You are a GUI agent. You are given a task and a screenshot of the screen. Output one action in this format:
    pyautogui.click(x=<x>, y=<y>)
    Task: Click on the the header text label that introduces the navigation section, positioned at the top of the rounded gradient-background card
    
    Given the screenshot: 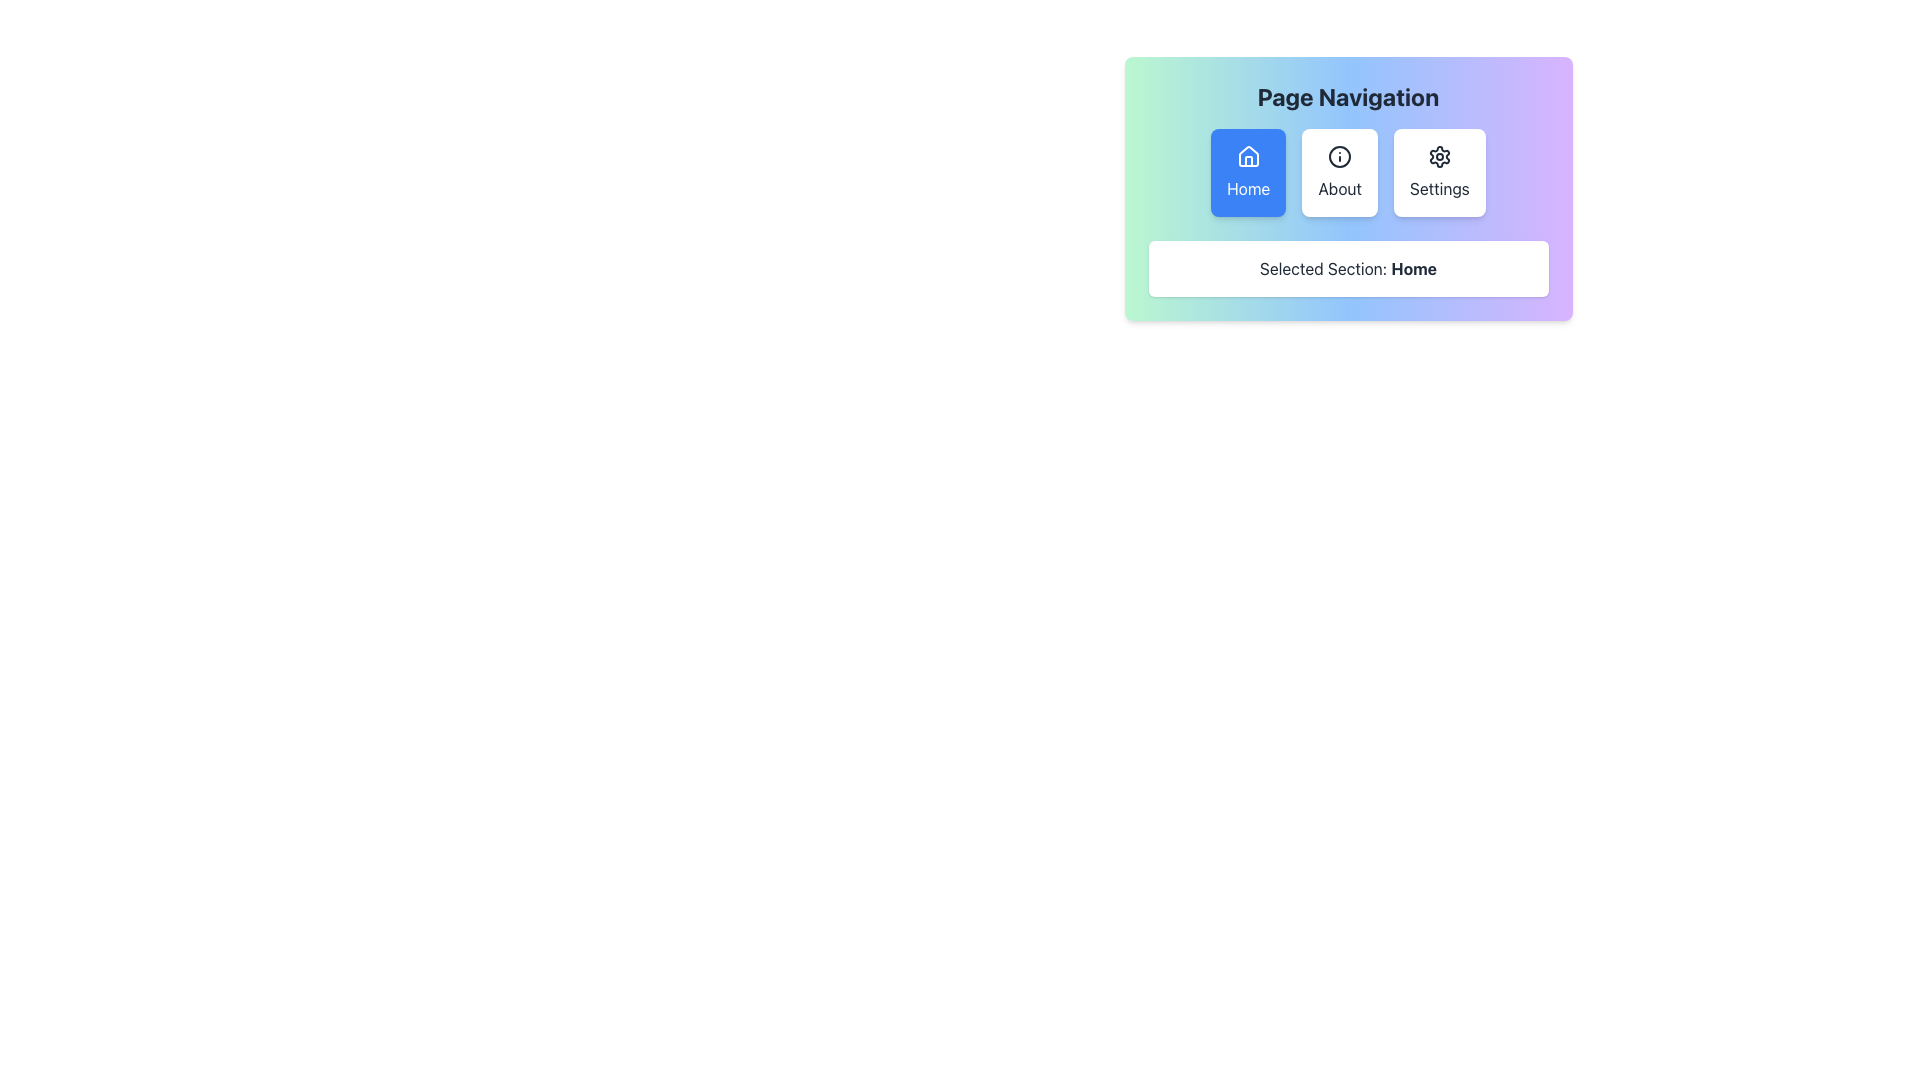 What is the action you would take?
    pyautogui.click(x=1348, y=96)
    